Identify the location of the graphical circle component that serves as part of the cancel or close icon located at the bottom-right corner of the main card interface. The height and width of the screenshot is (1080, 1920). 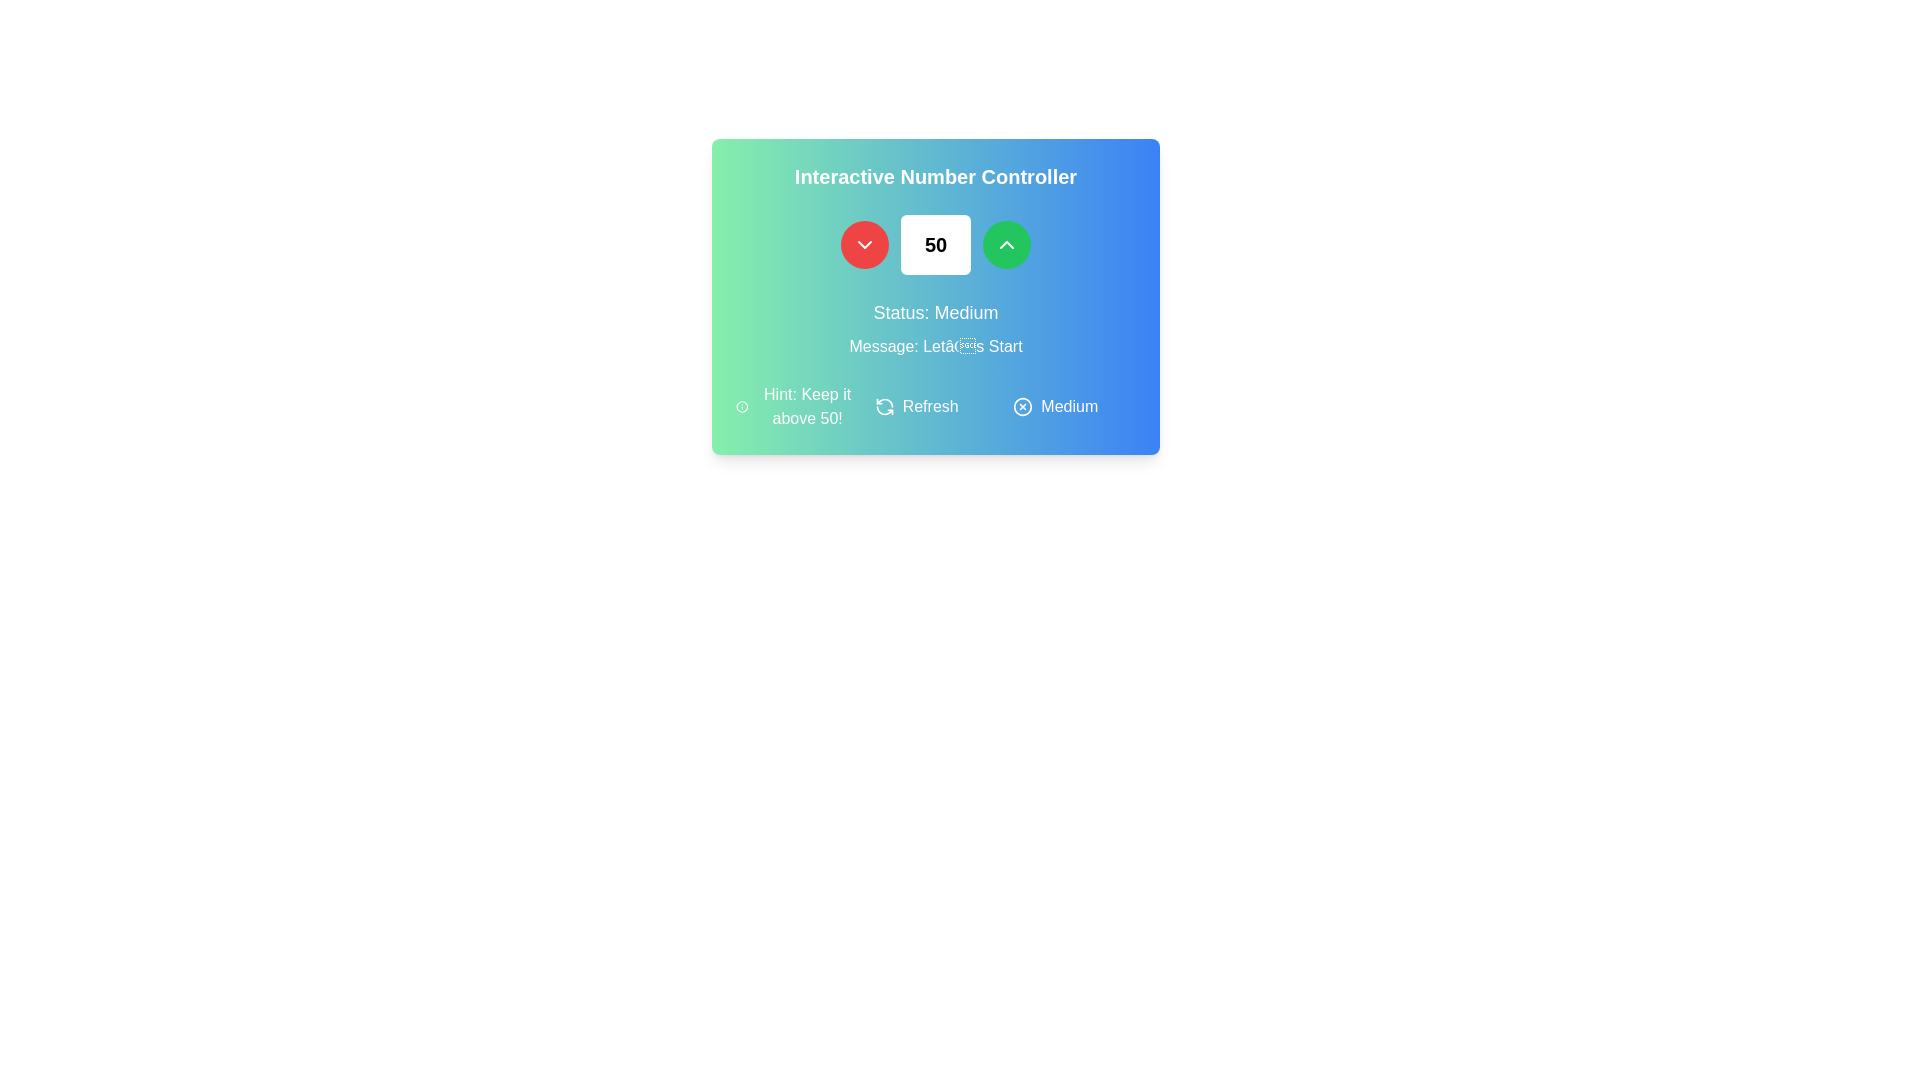
(1023, 406).